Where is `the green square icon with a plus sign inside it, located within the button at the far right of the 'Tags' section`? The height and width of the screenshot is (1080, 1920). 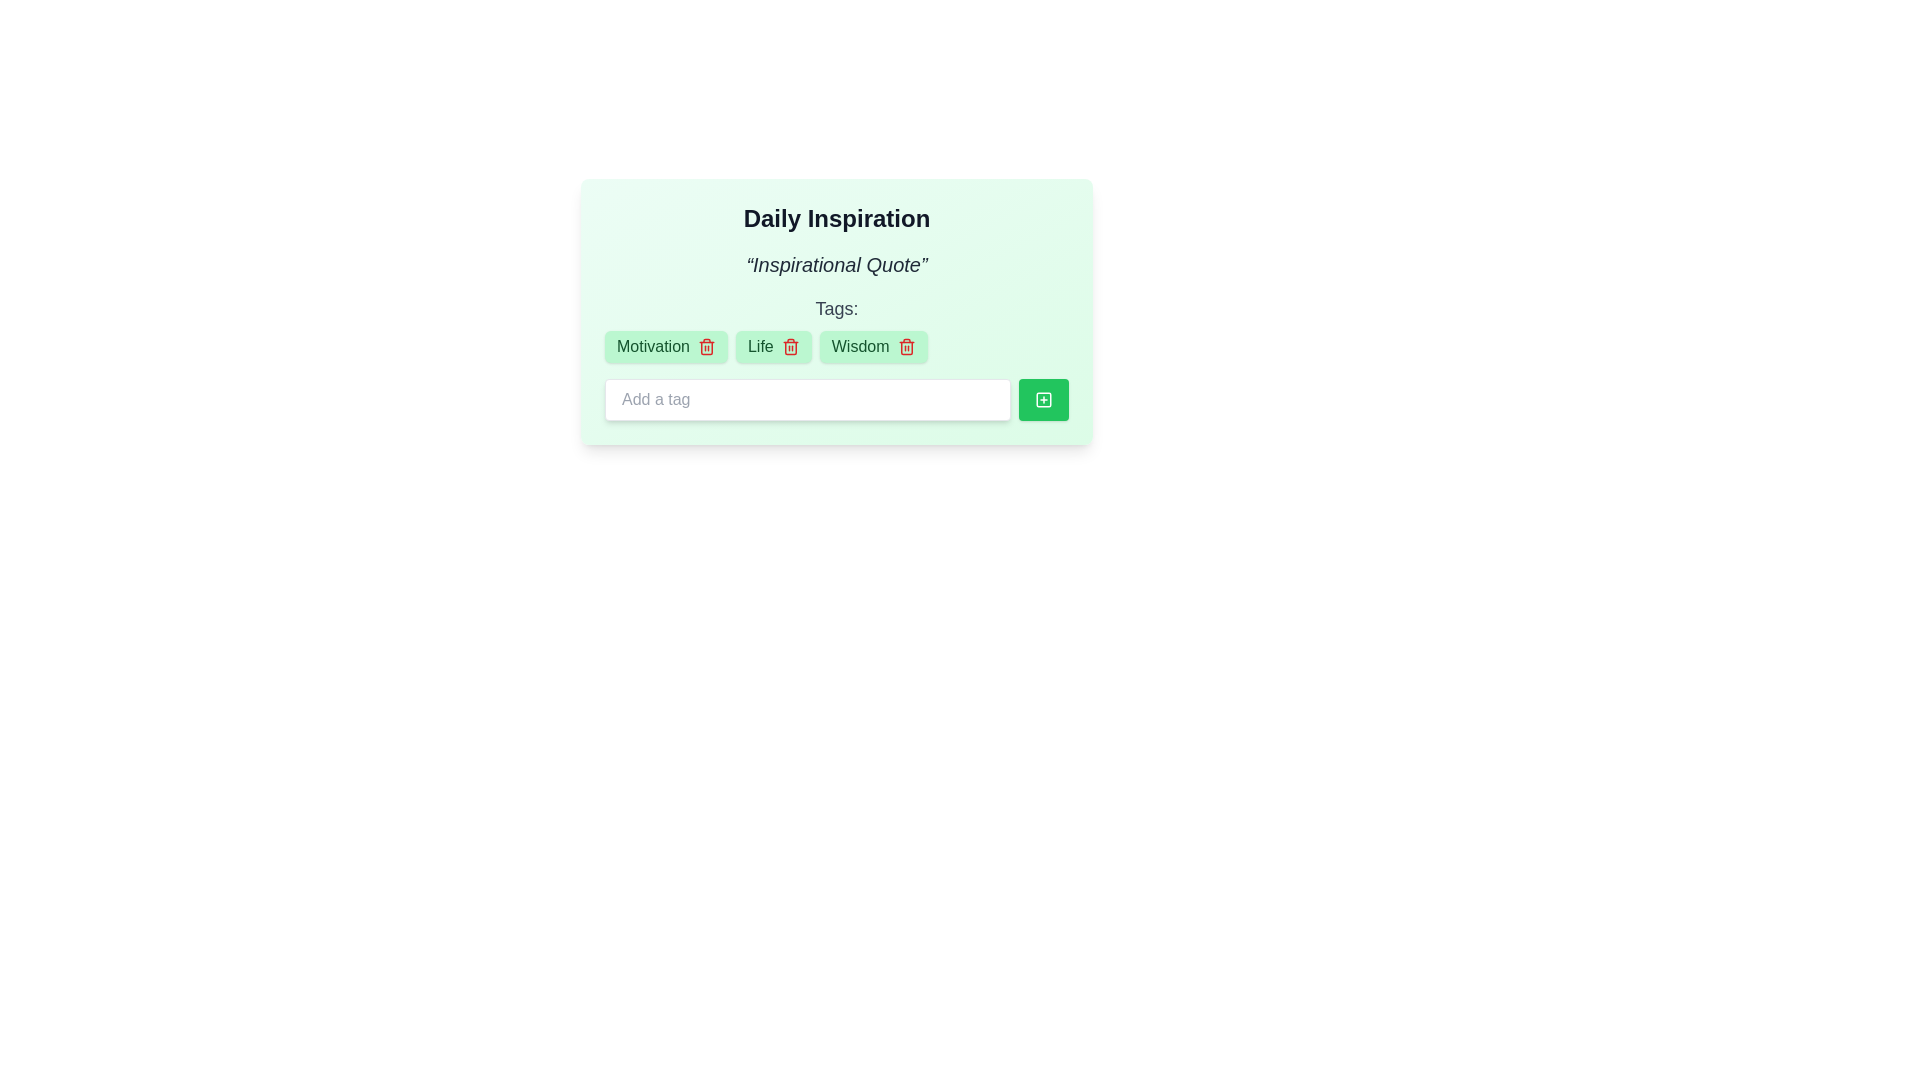
the green square icon with a plus sign inside it, located within the button at the far right of the 'Tags' section is located at coordinates (1042, 400).